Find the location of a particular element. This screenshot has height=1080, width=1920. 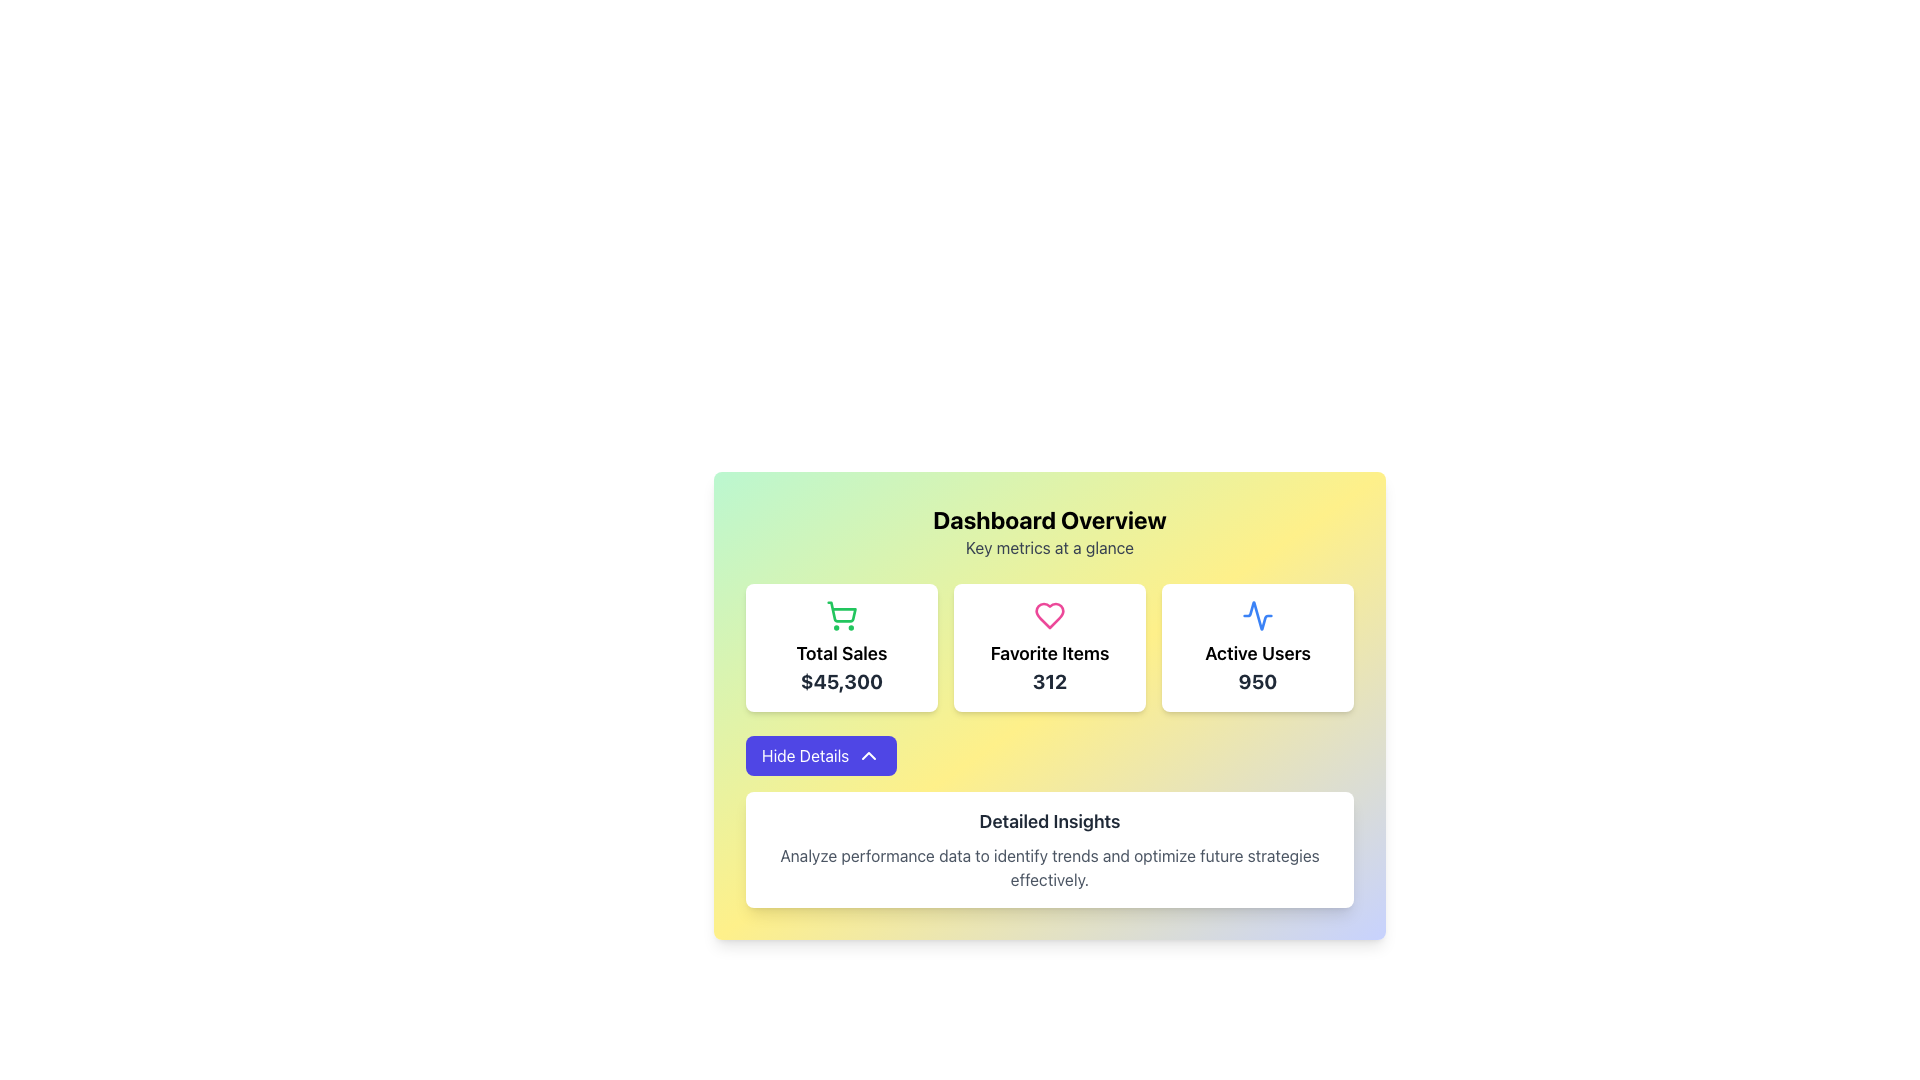

the activity icon located at the top of the 'Active Users' card, which is the third card in a row of three cards under the 'Dashboard Overview' heading is located at coordinates (1256, 615).